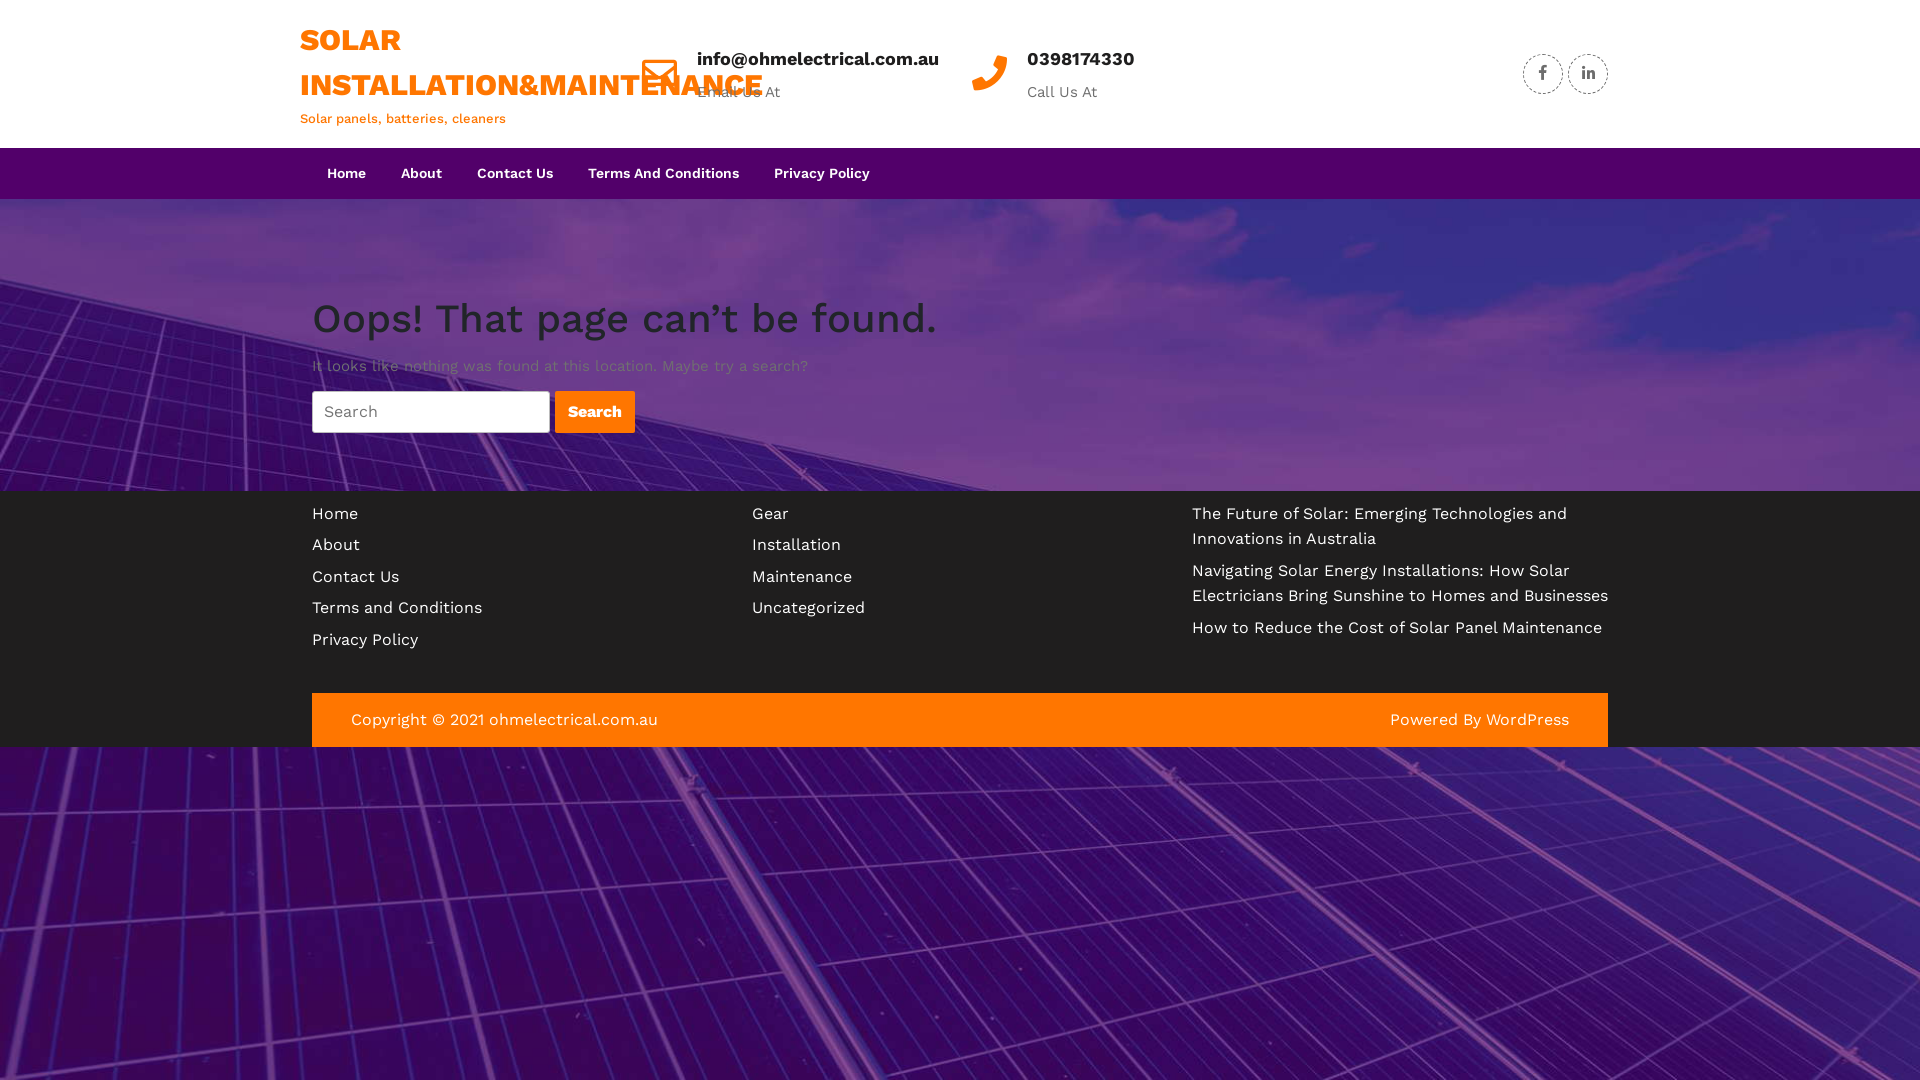 Image resolution: width=1920 pixels, height=1080 pixels. I want to click on 'Maintenance', so click(801, 576).